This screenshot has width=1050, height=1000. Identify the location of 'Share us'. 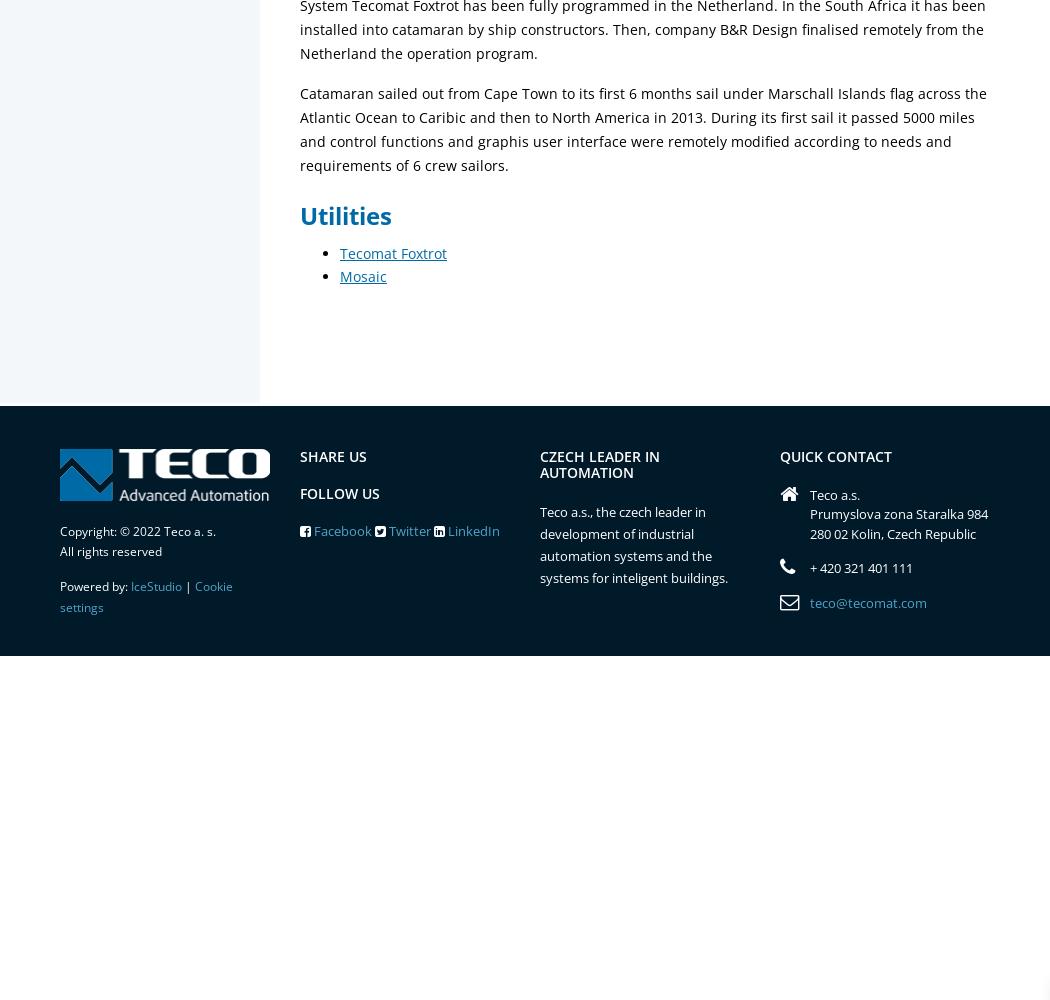
(333, 455).